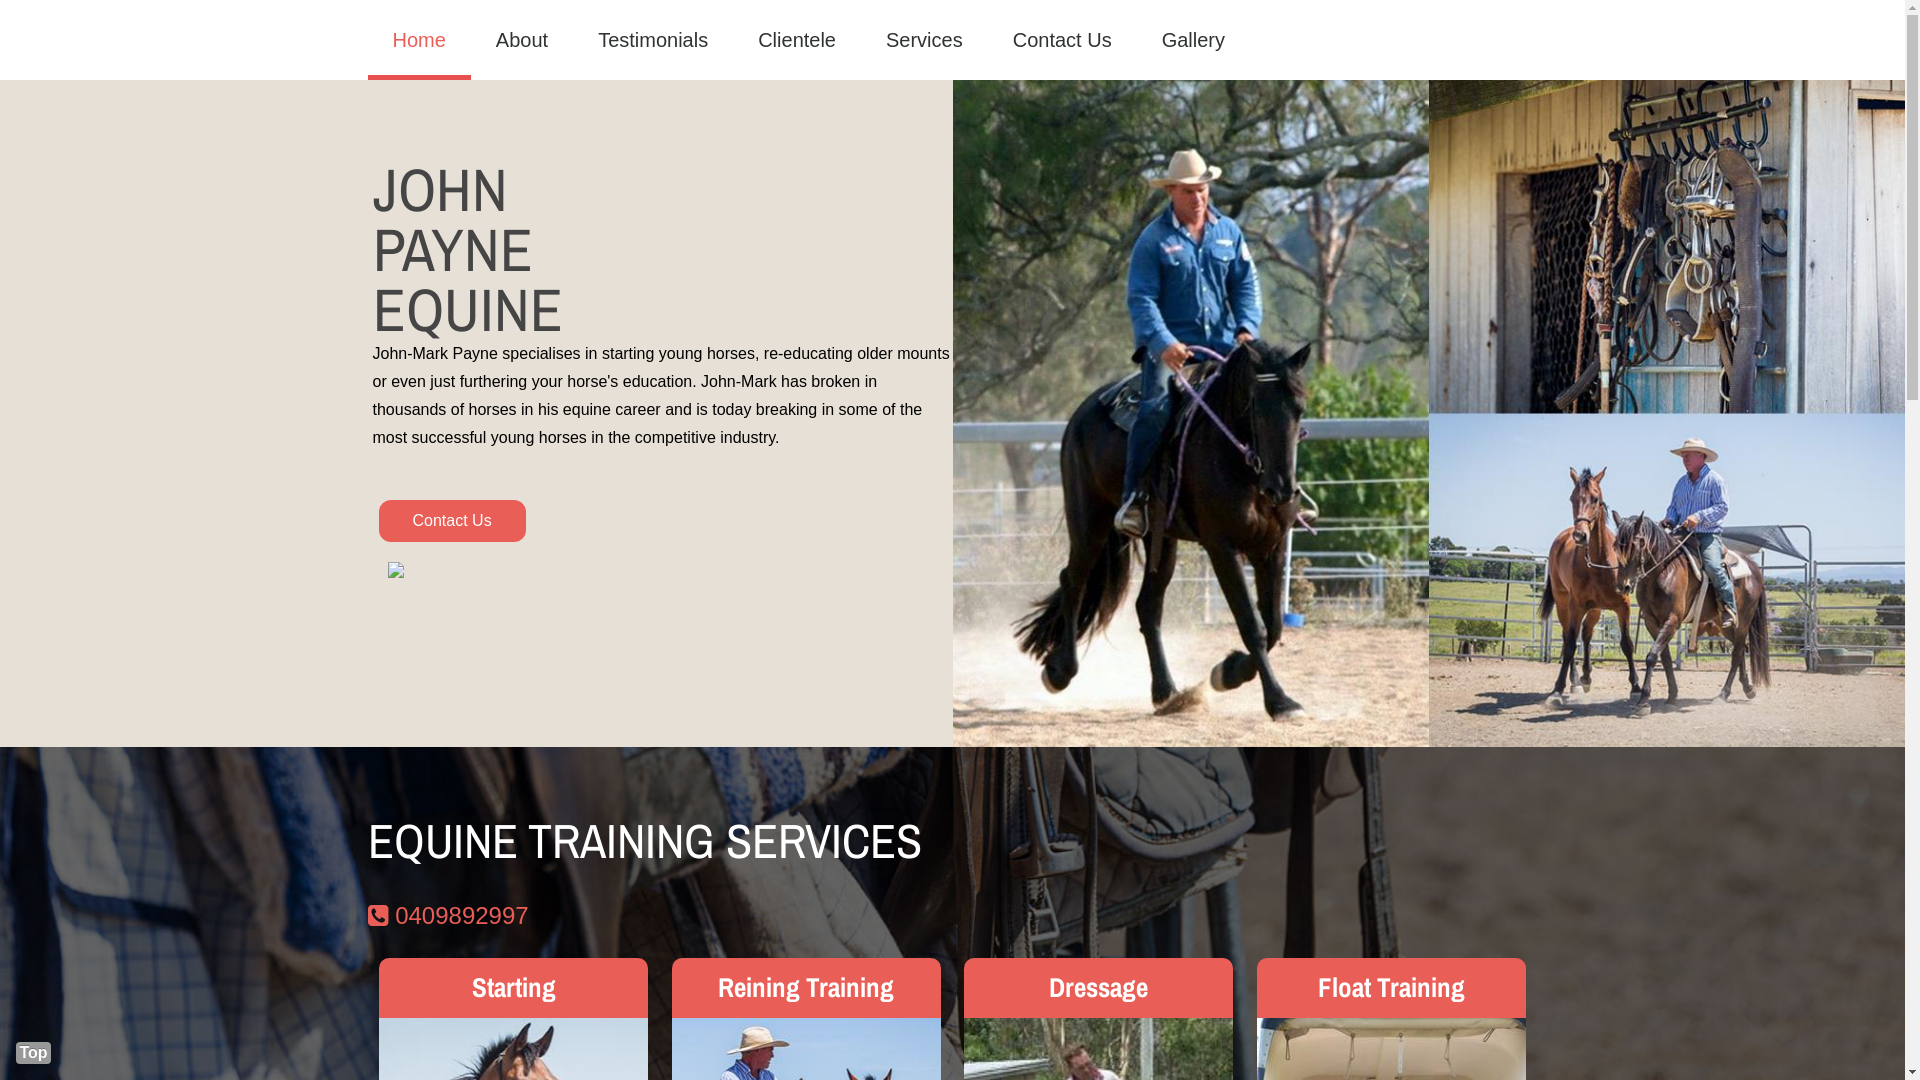 The height and width of the screenshot is (1080, 1920). Describe the element at coordinates (1193, 39) in the screenshot. I see `'Gallery'` at that location.